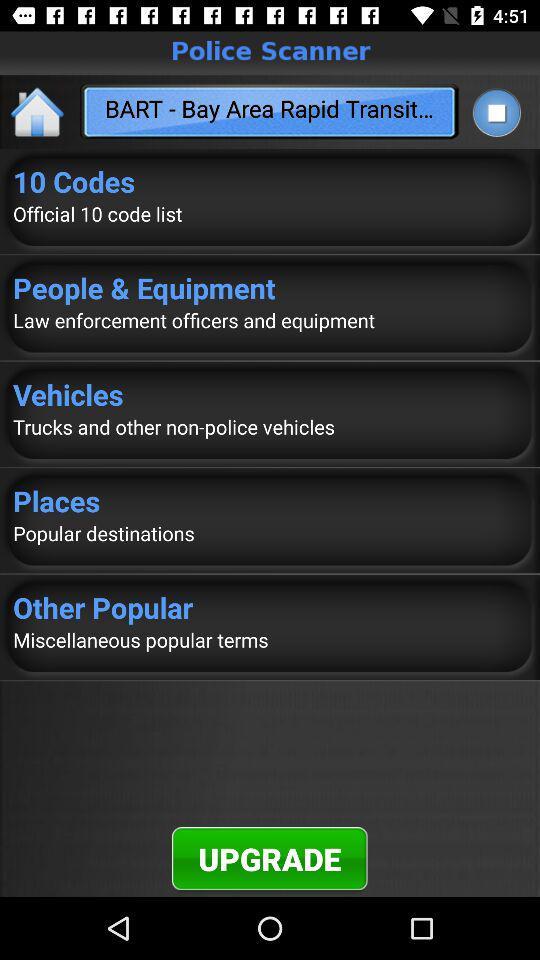  What do you see at coordinates (270, 606) in the screenshot?
I see `the other popular app` at bounding box center [270, 606].